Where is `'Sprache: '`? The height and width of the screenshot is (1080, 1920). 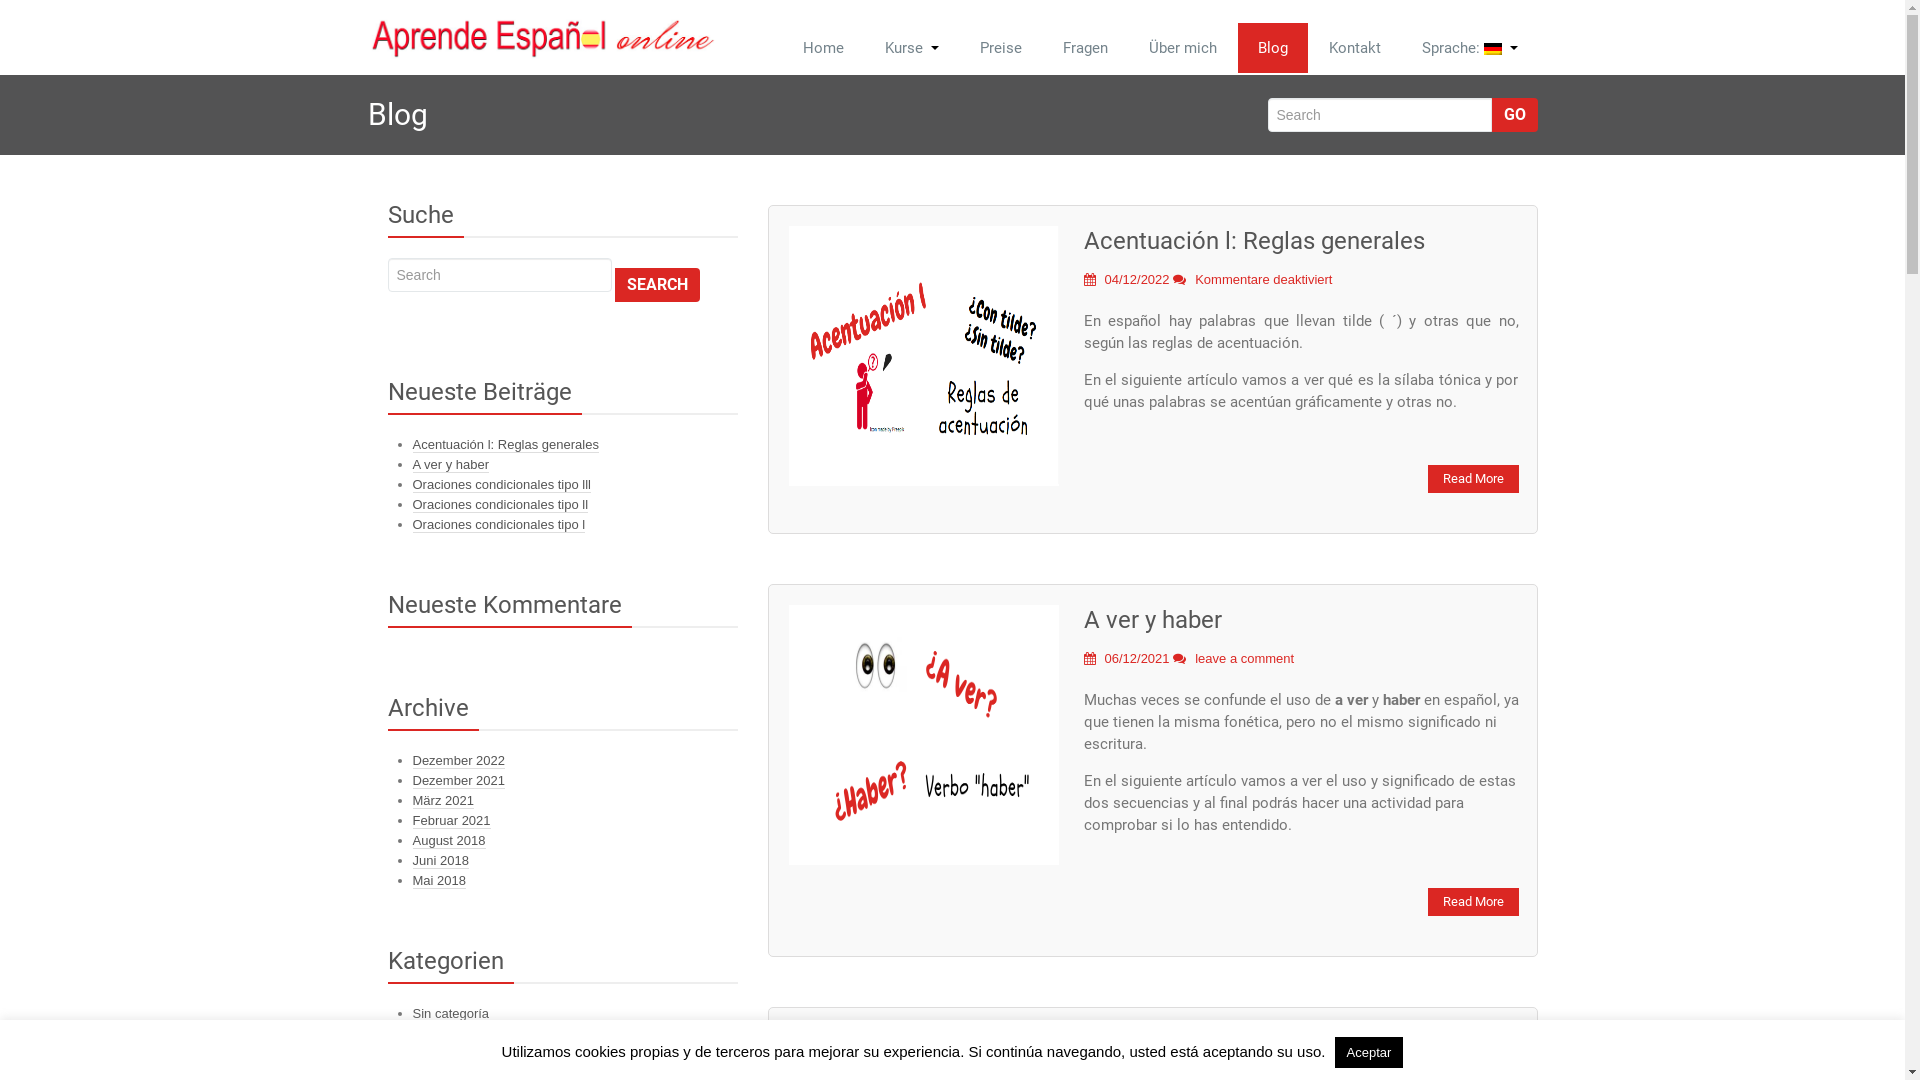
'Sprache: ' is located at coordinates (1469, 46).